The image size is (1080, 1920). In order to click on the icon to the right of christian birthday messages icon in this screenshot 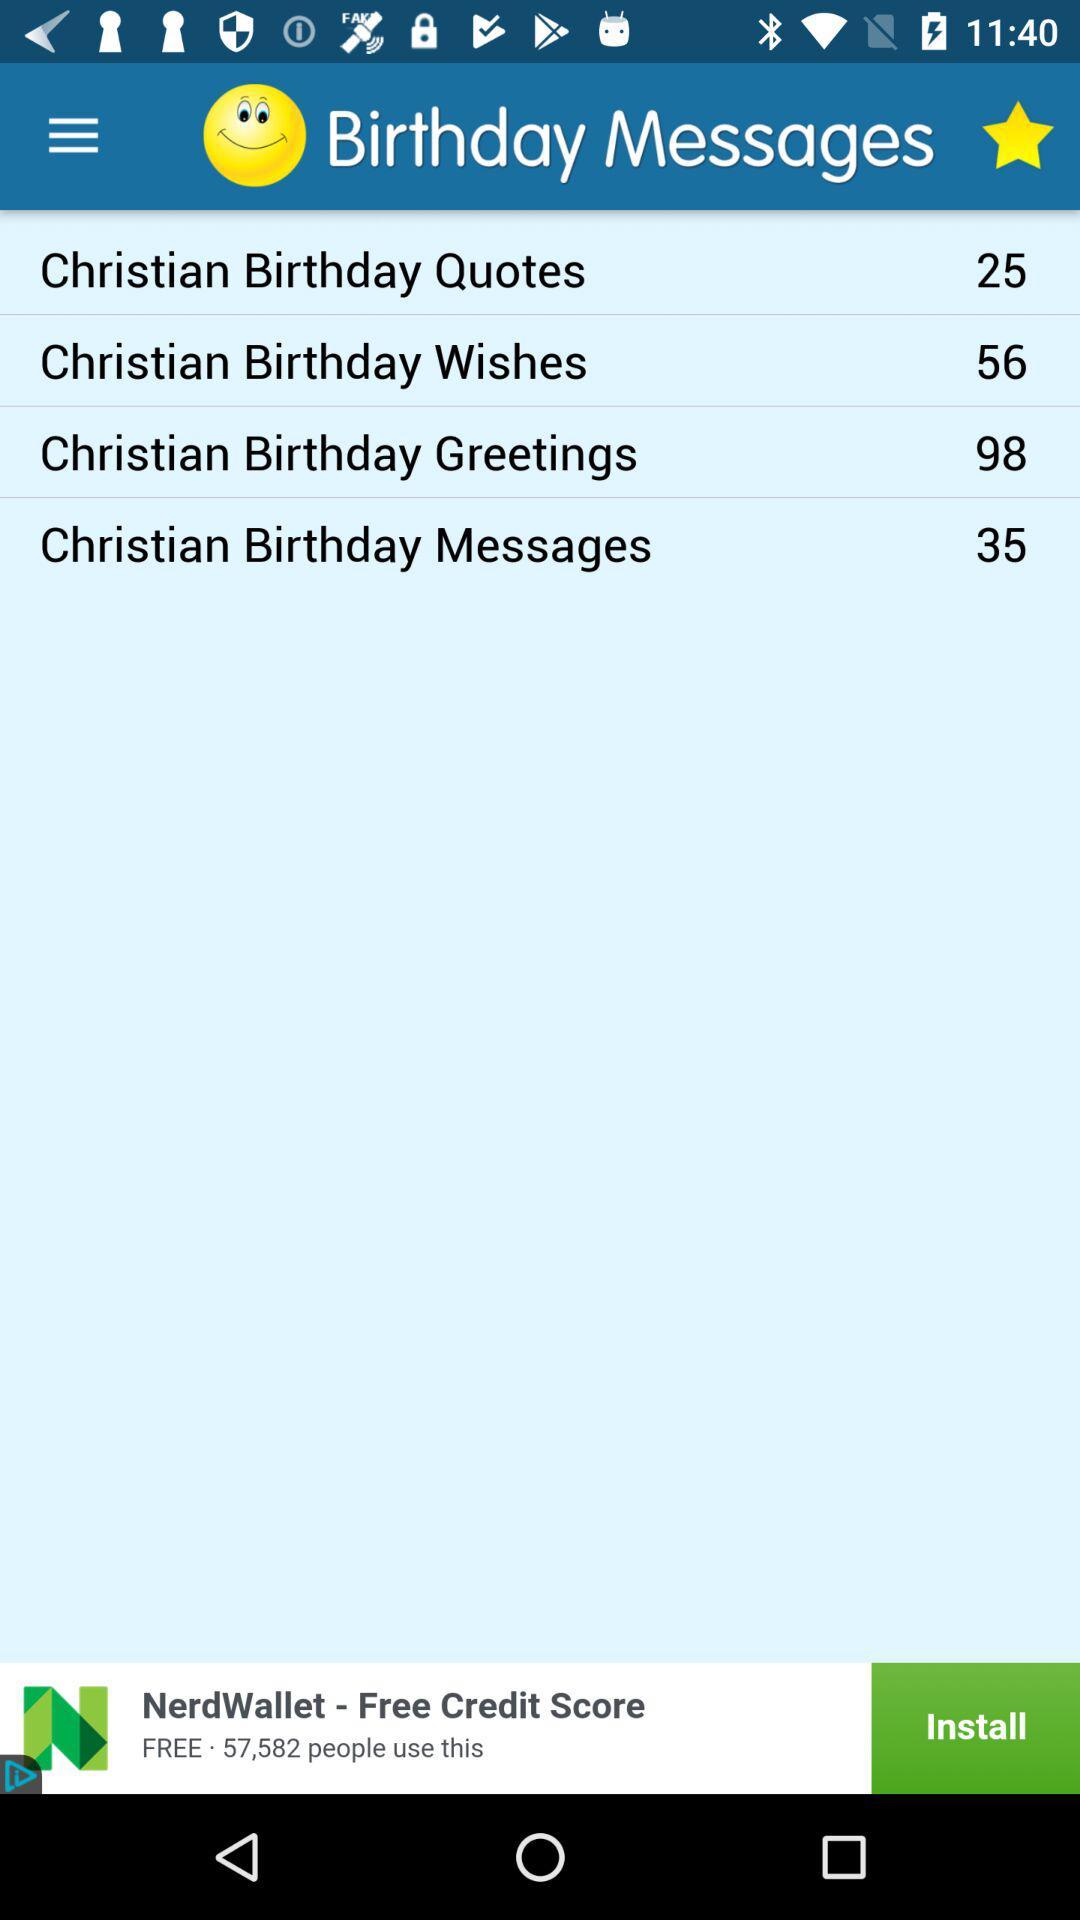, I will do `click(1027, 450)`.